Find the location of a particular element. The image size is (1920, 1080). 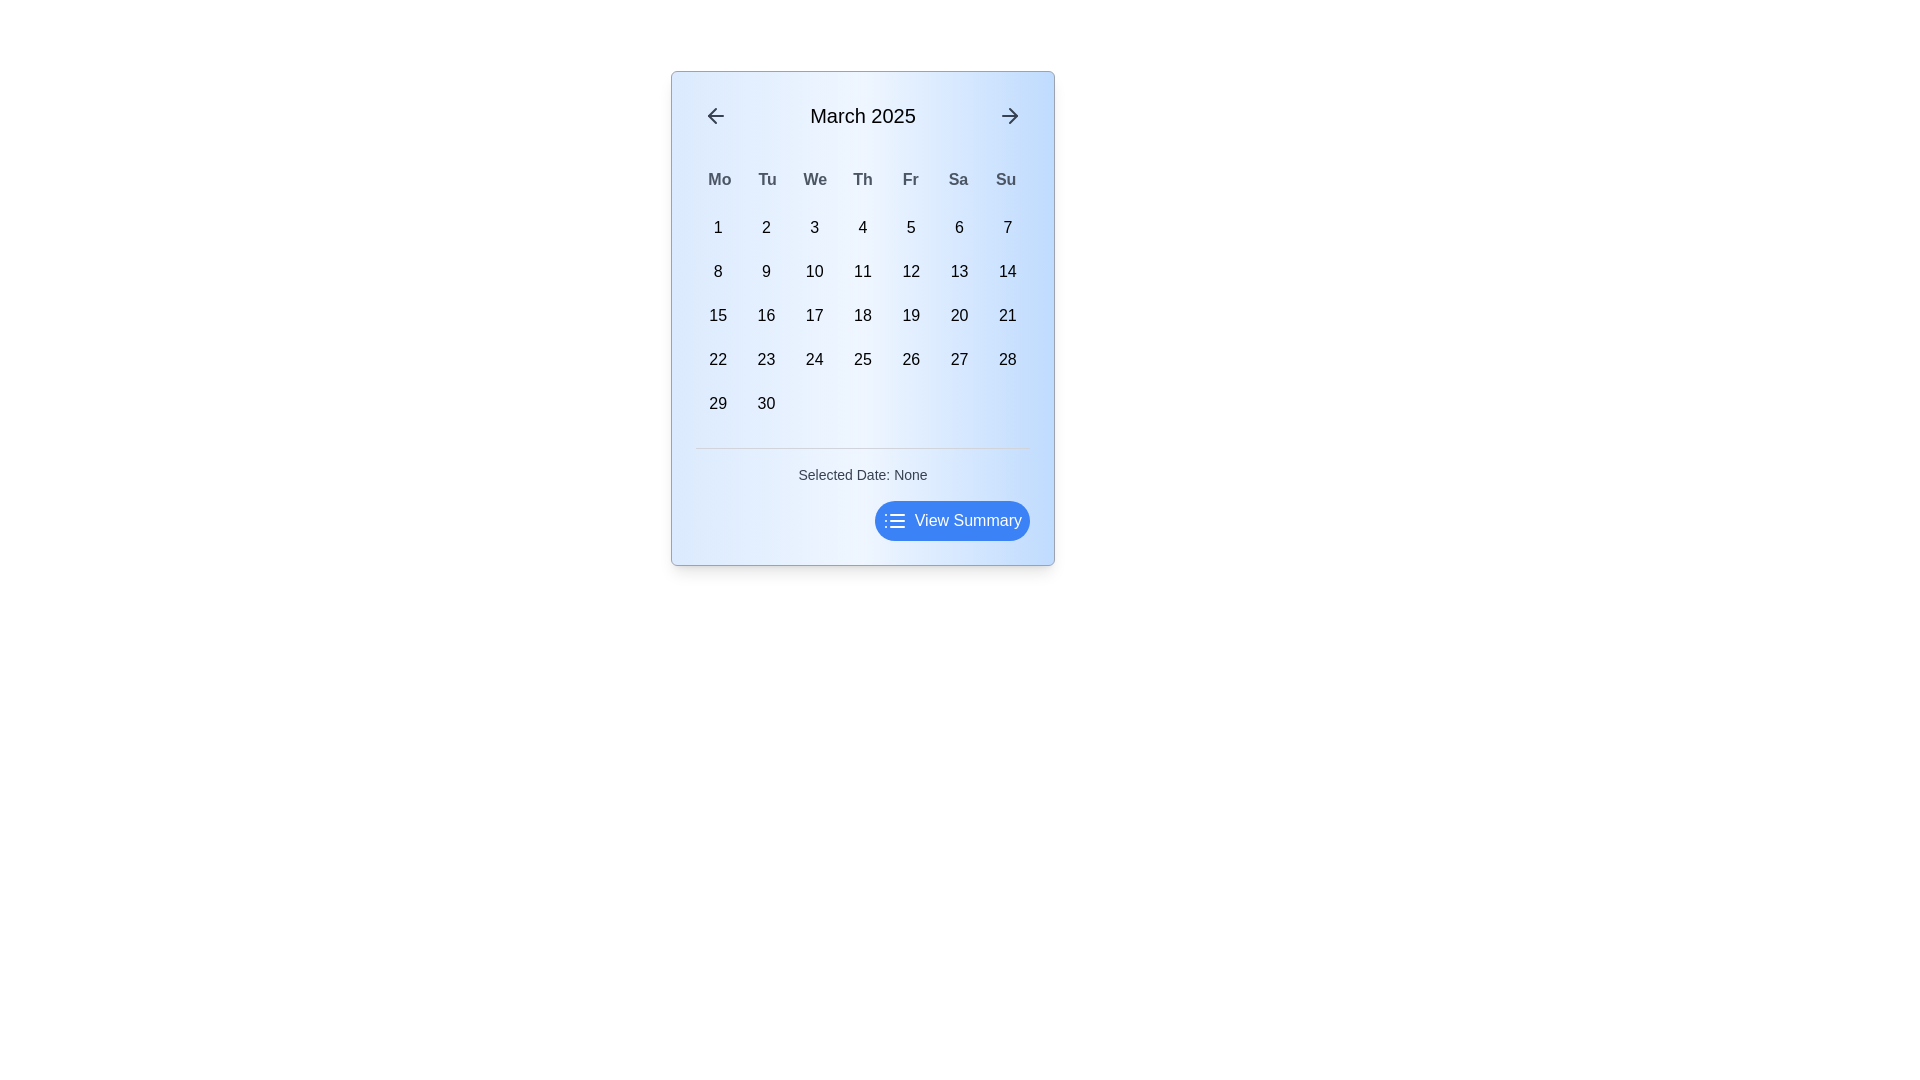

the interactive calendar day button displaying the number '11' is located at coordinates (863, 272).